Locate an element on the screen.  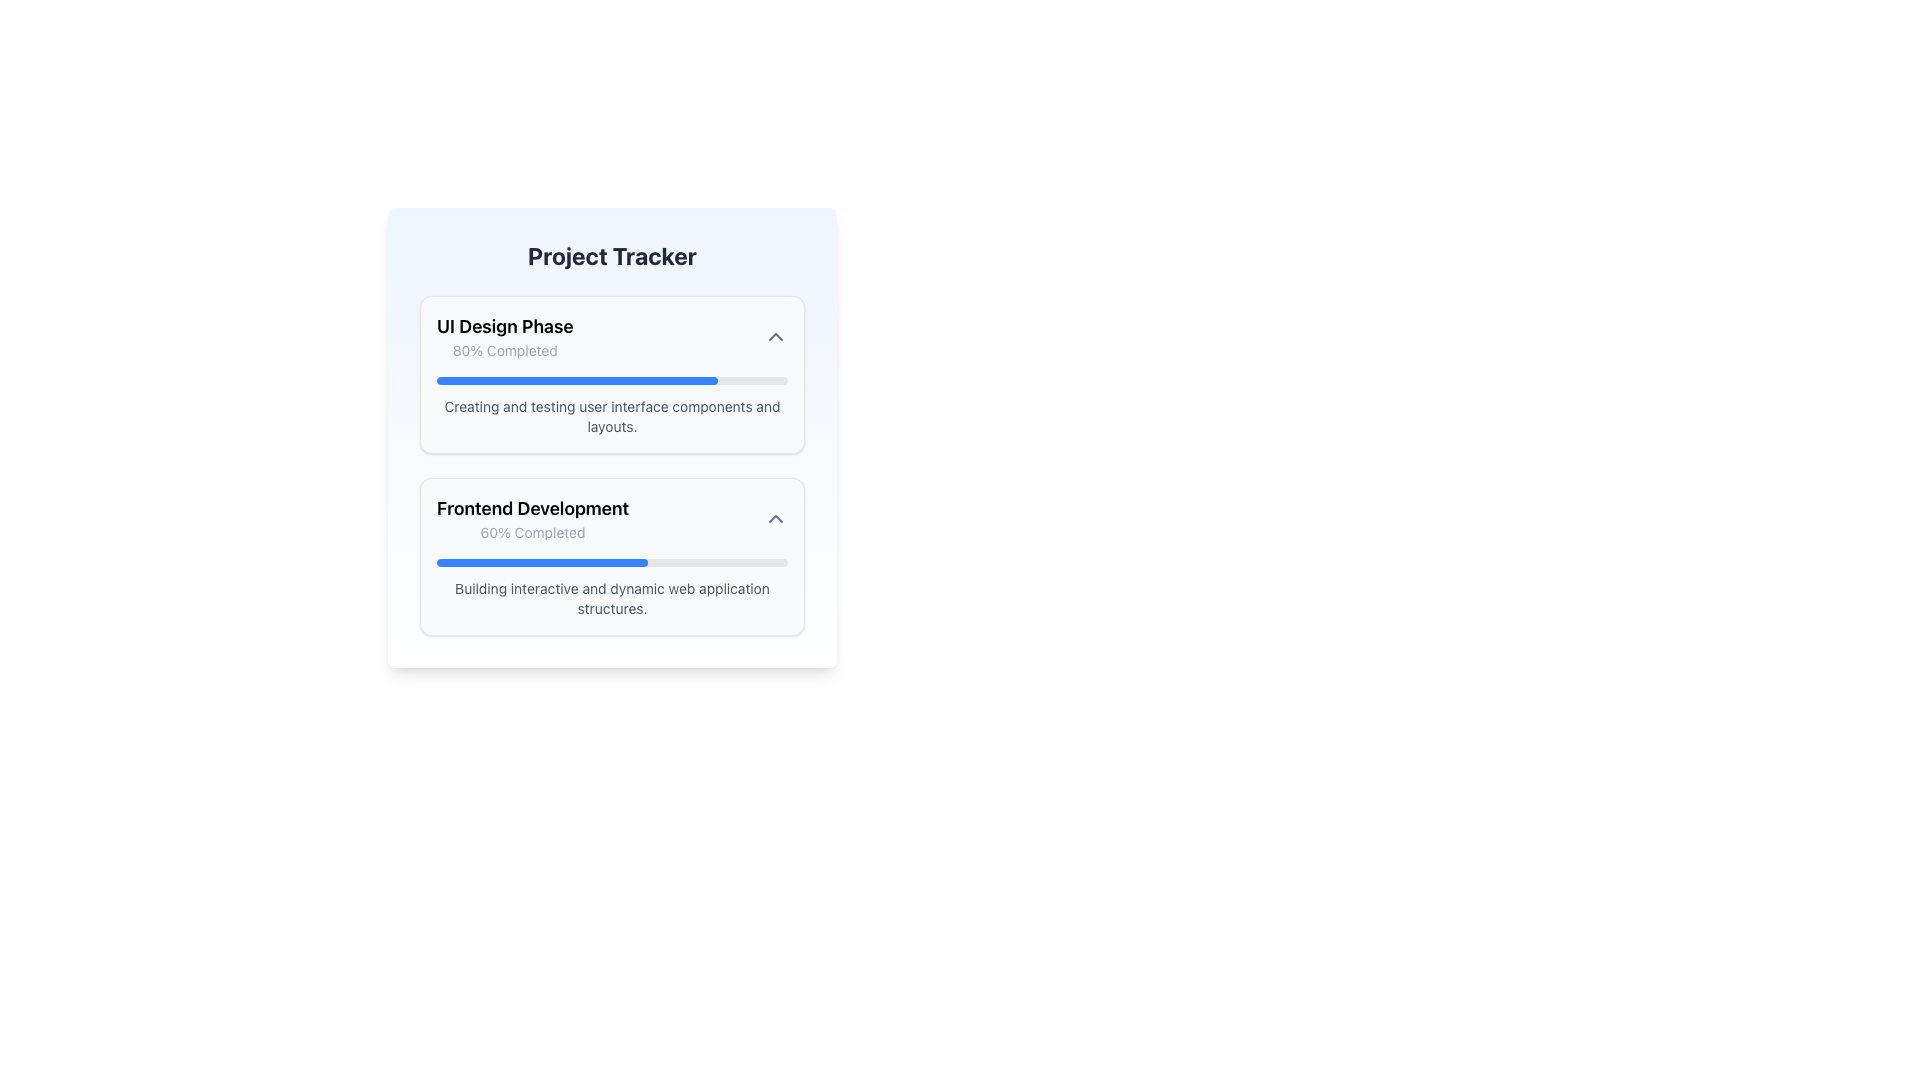
text displayed in the 'Frontend Development' Text Display, which indicates the progress of the task is located at coordinates (532, 518).